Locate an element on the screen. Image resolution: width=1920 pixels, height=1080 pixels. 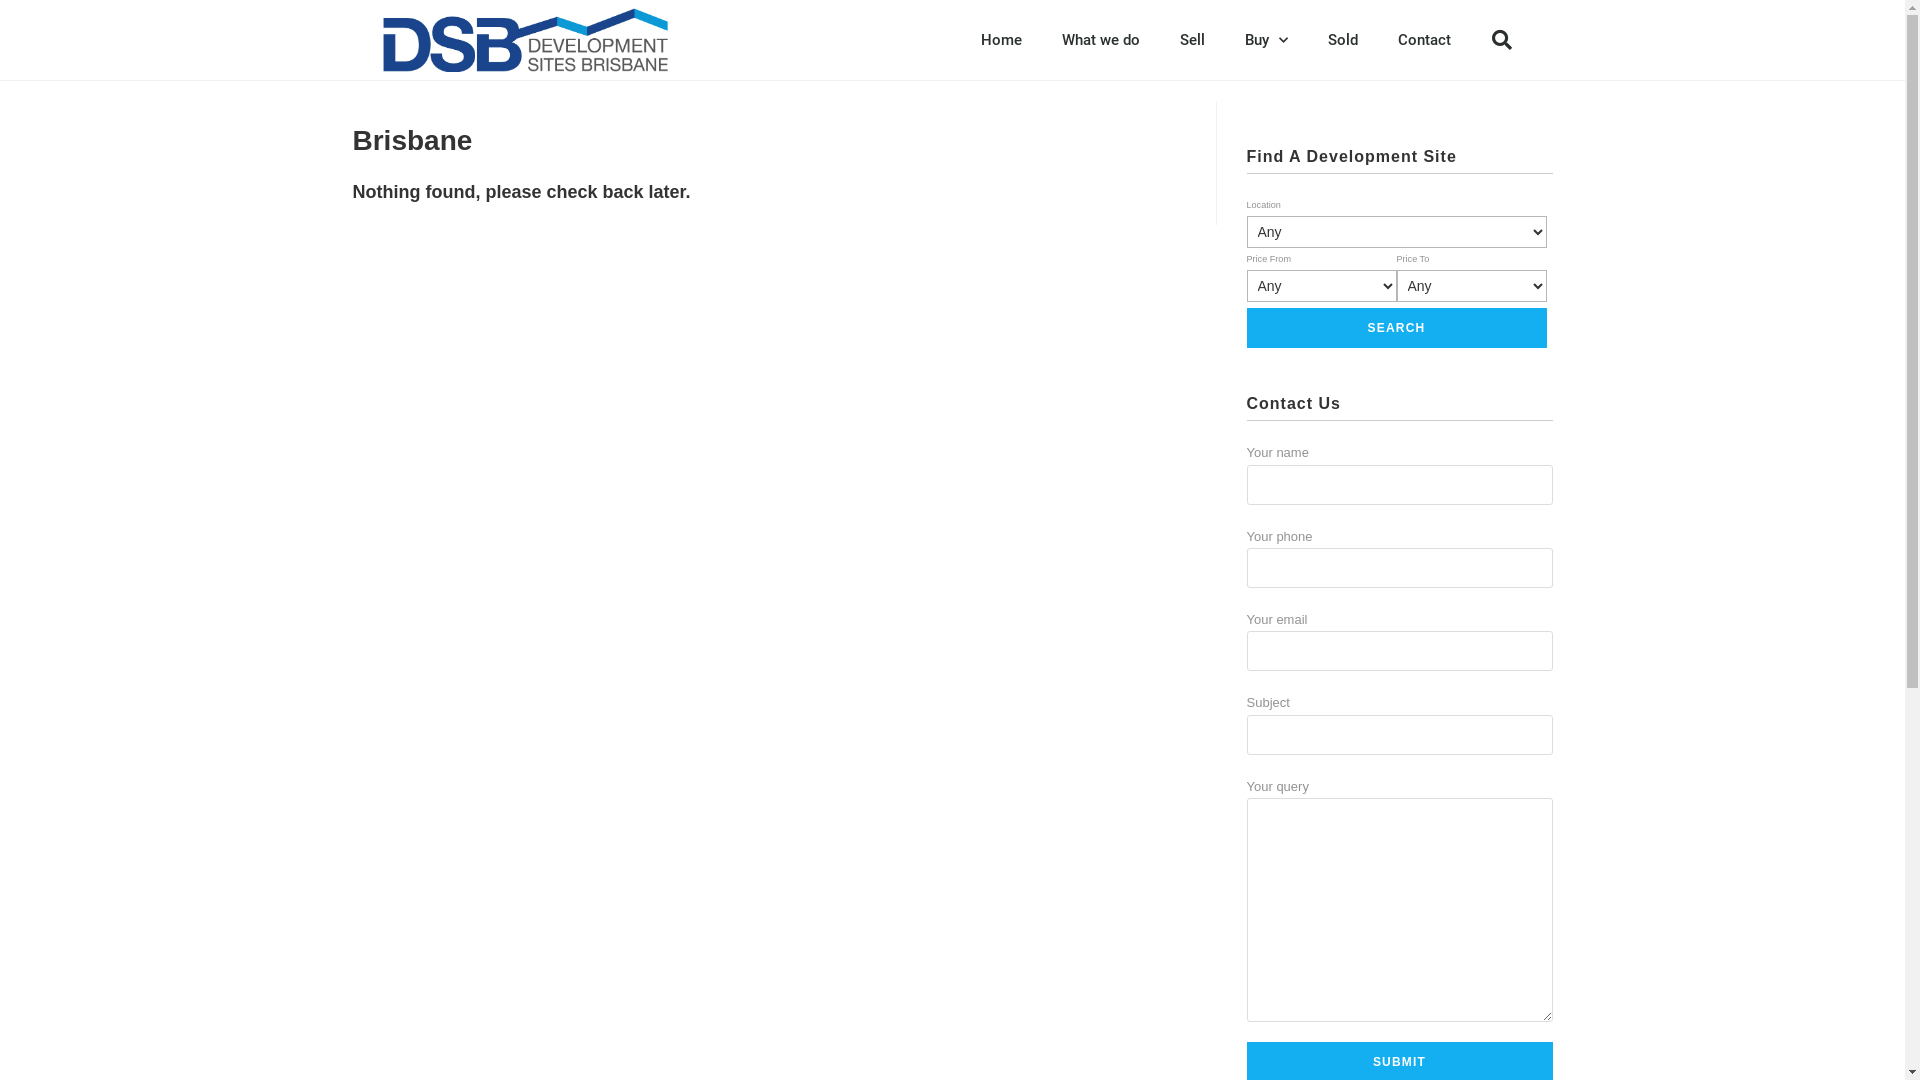
'What we do' is located at coordinates (1099, 39).